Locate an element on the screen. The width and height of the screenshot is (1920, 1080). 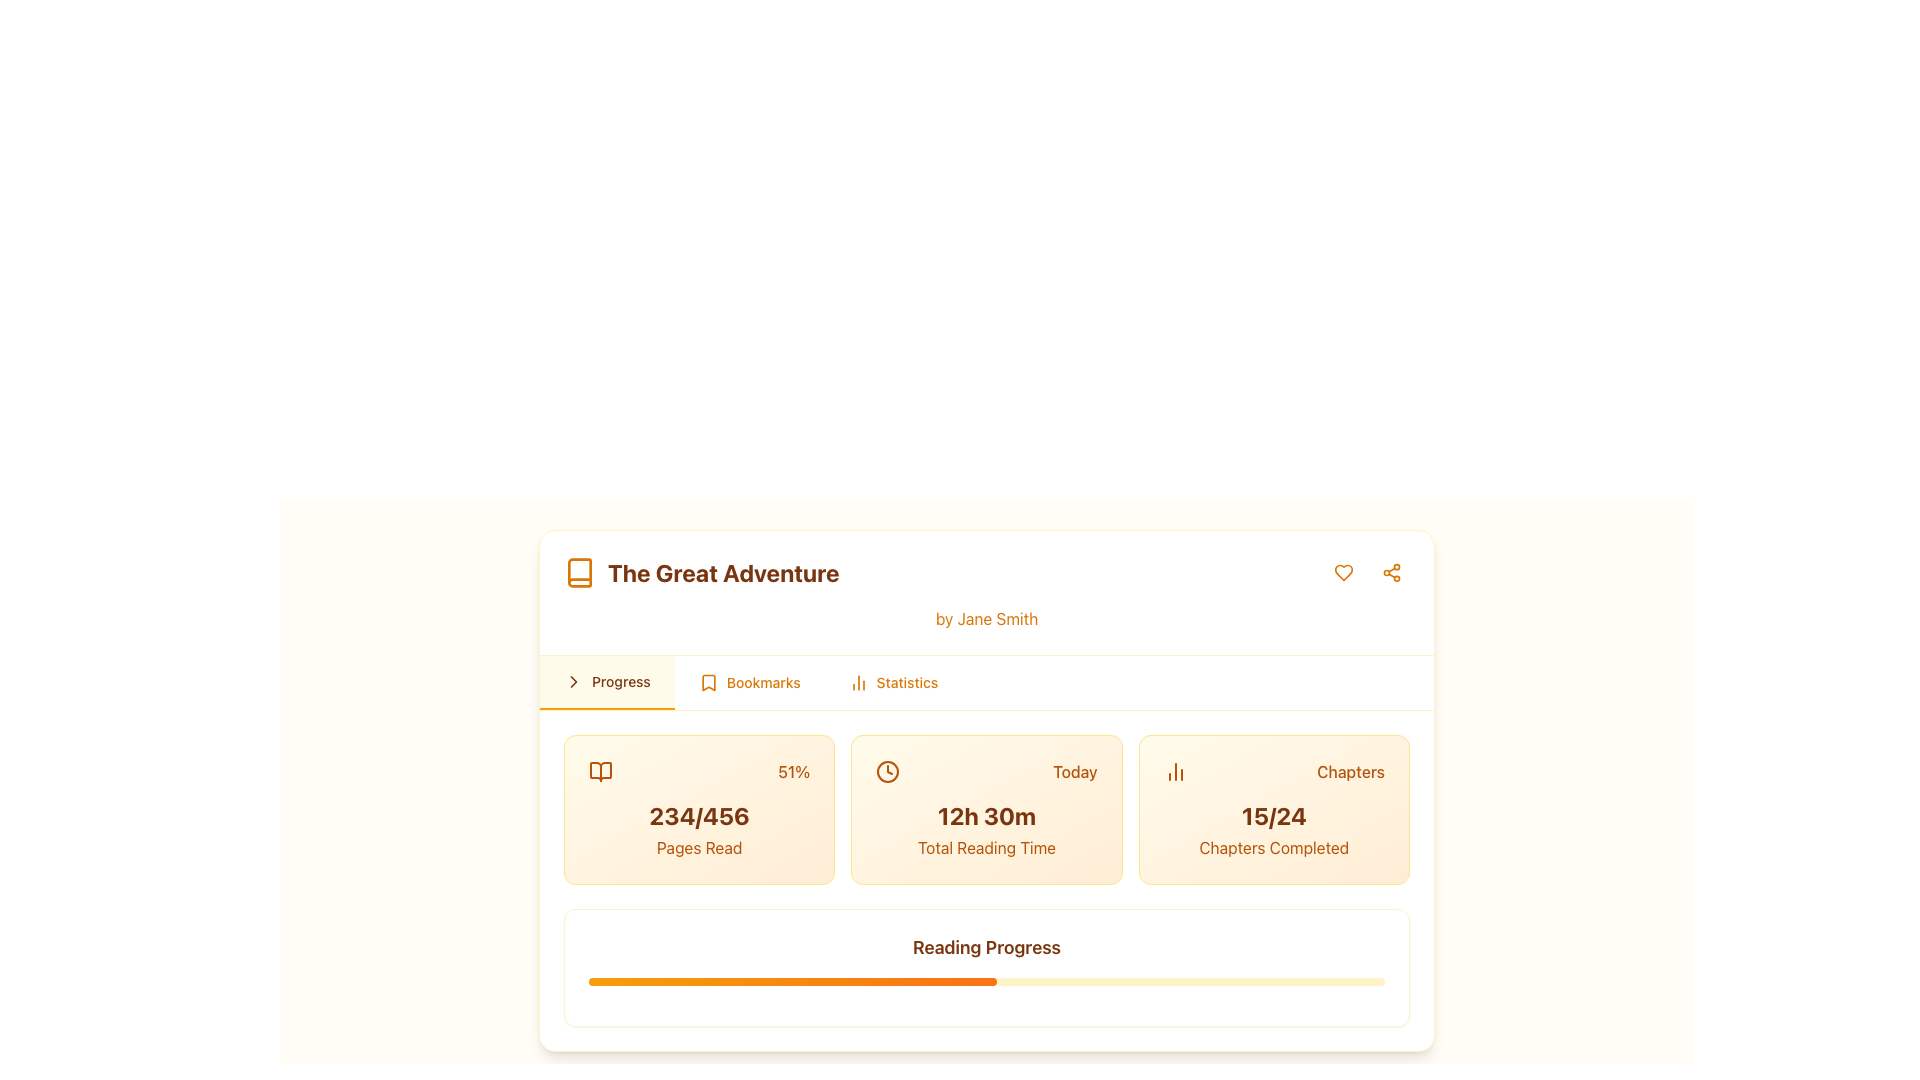
the filled portion of the progress bar segment, which is a narrow, rounded bar transitioning from amber to orange, located at the bottom of the 'Reading Progress' card is located at coordinates (792, 981).